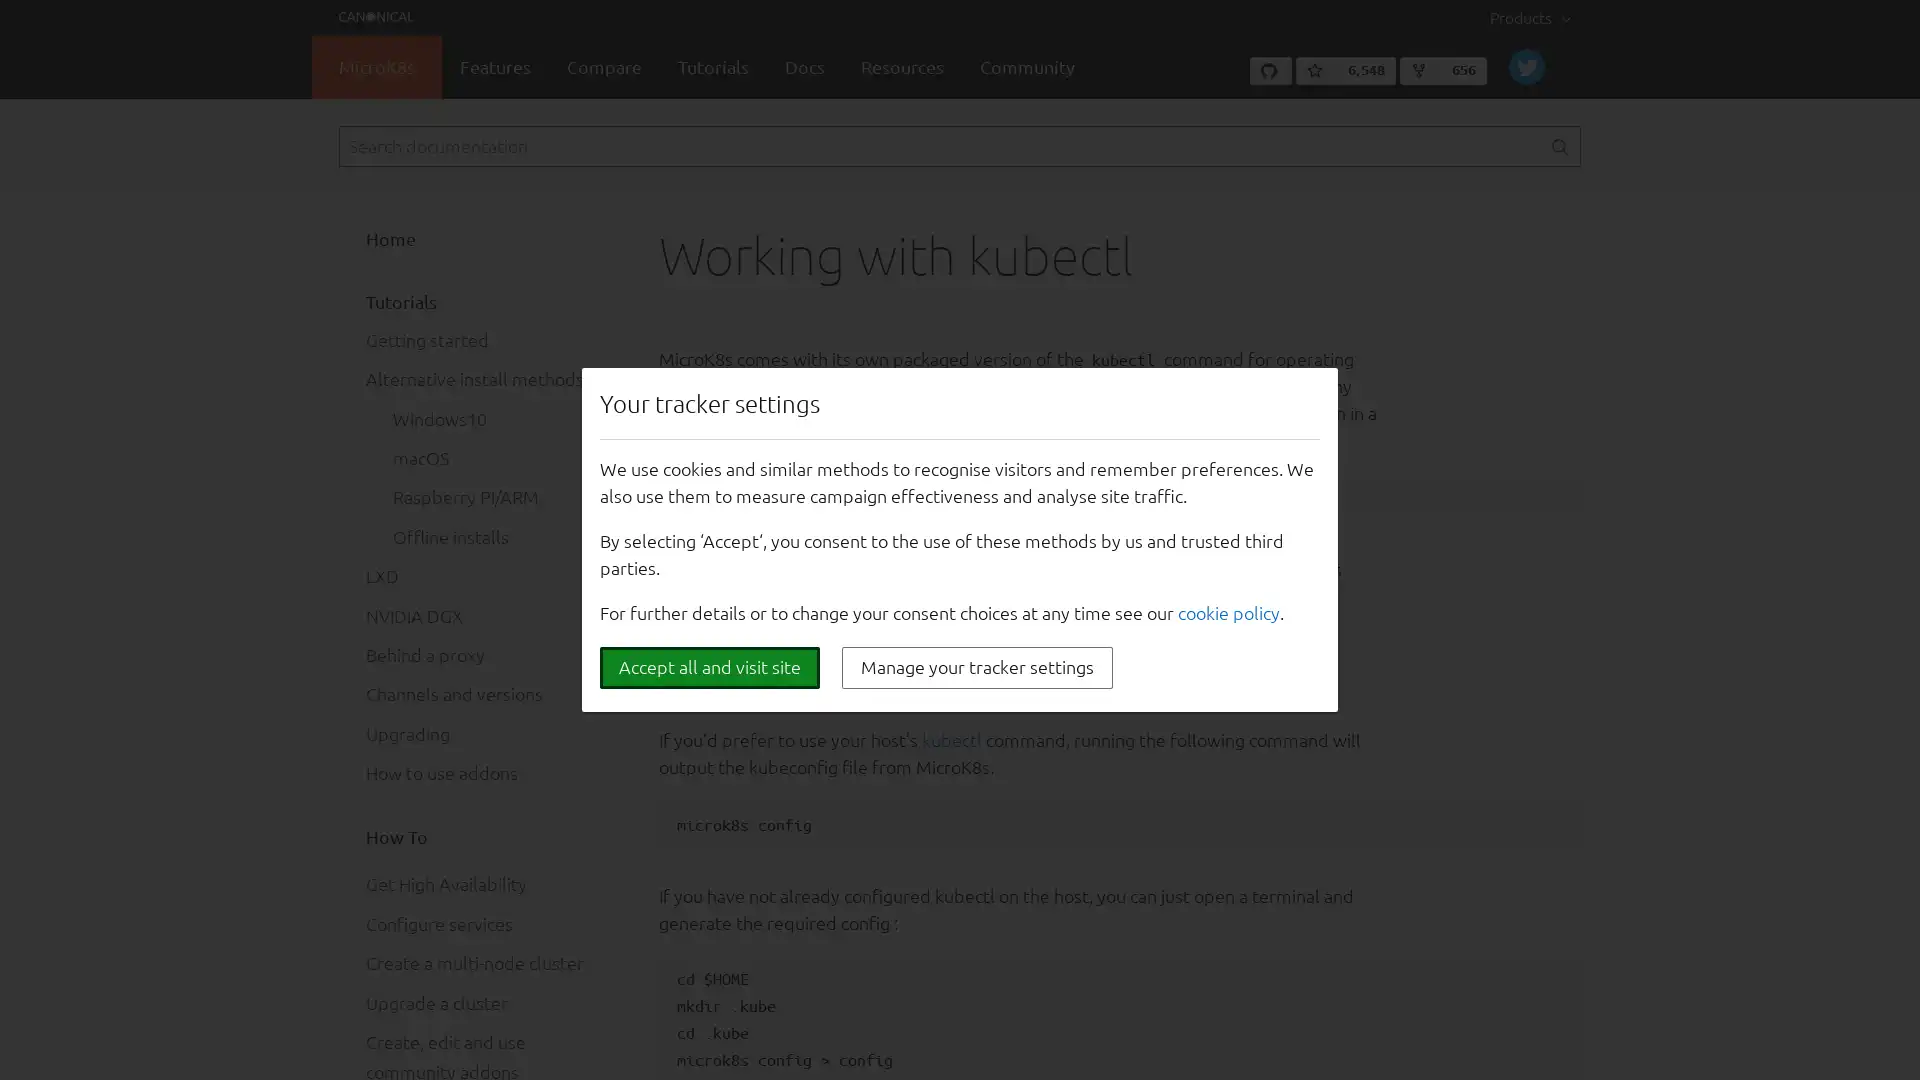 The height and width of the screenshot is (1080, 1920). What do you see at coordinates (977, 667) in the screenshot?
I see `Manage your tracker settings` at bounding box center [977, 667].